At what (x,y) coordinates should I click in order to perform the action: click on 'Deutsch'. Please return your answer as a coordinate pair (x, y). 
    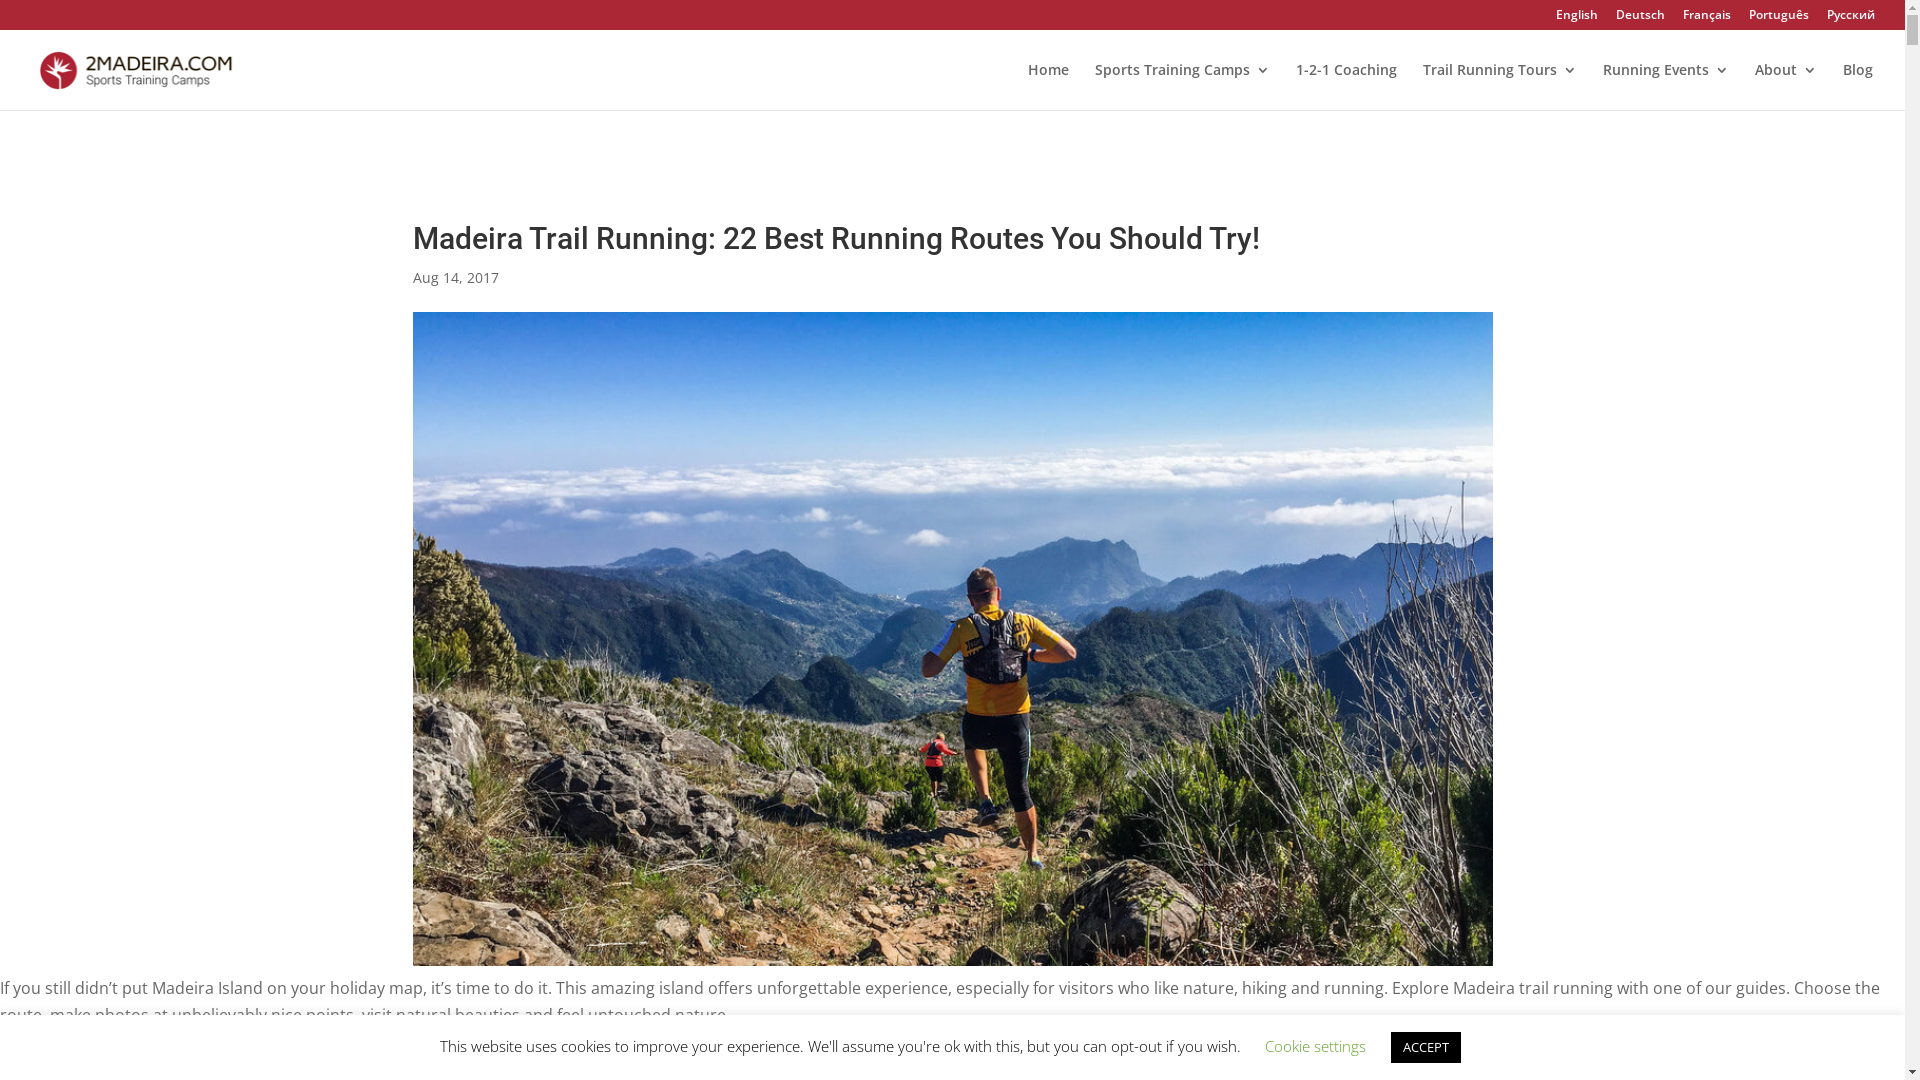
    Looking at the image, I should click on (1640, 19).